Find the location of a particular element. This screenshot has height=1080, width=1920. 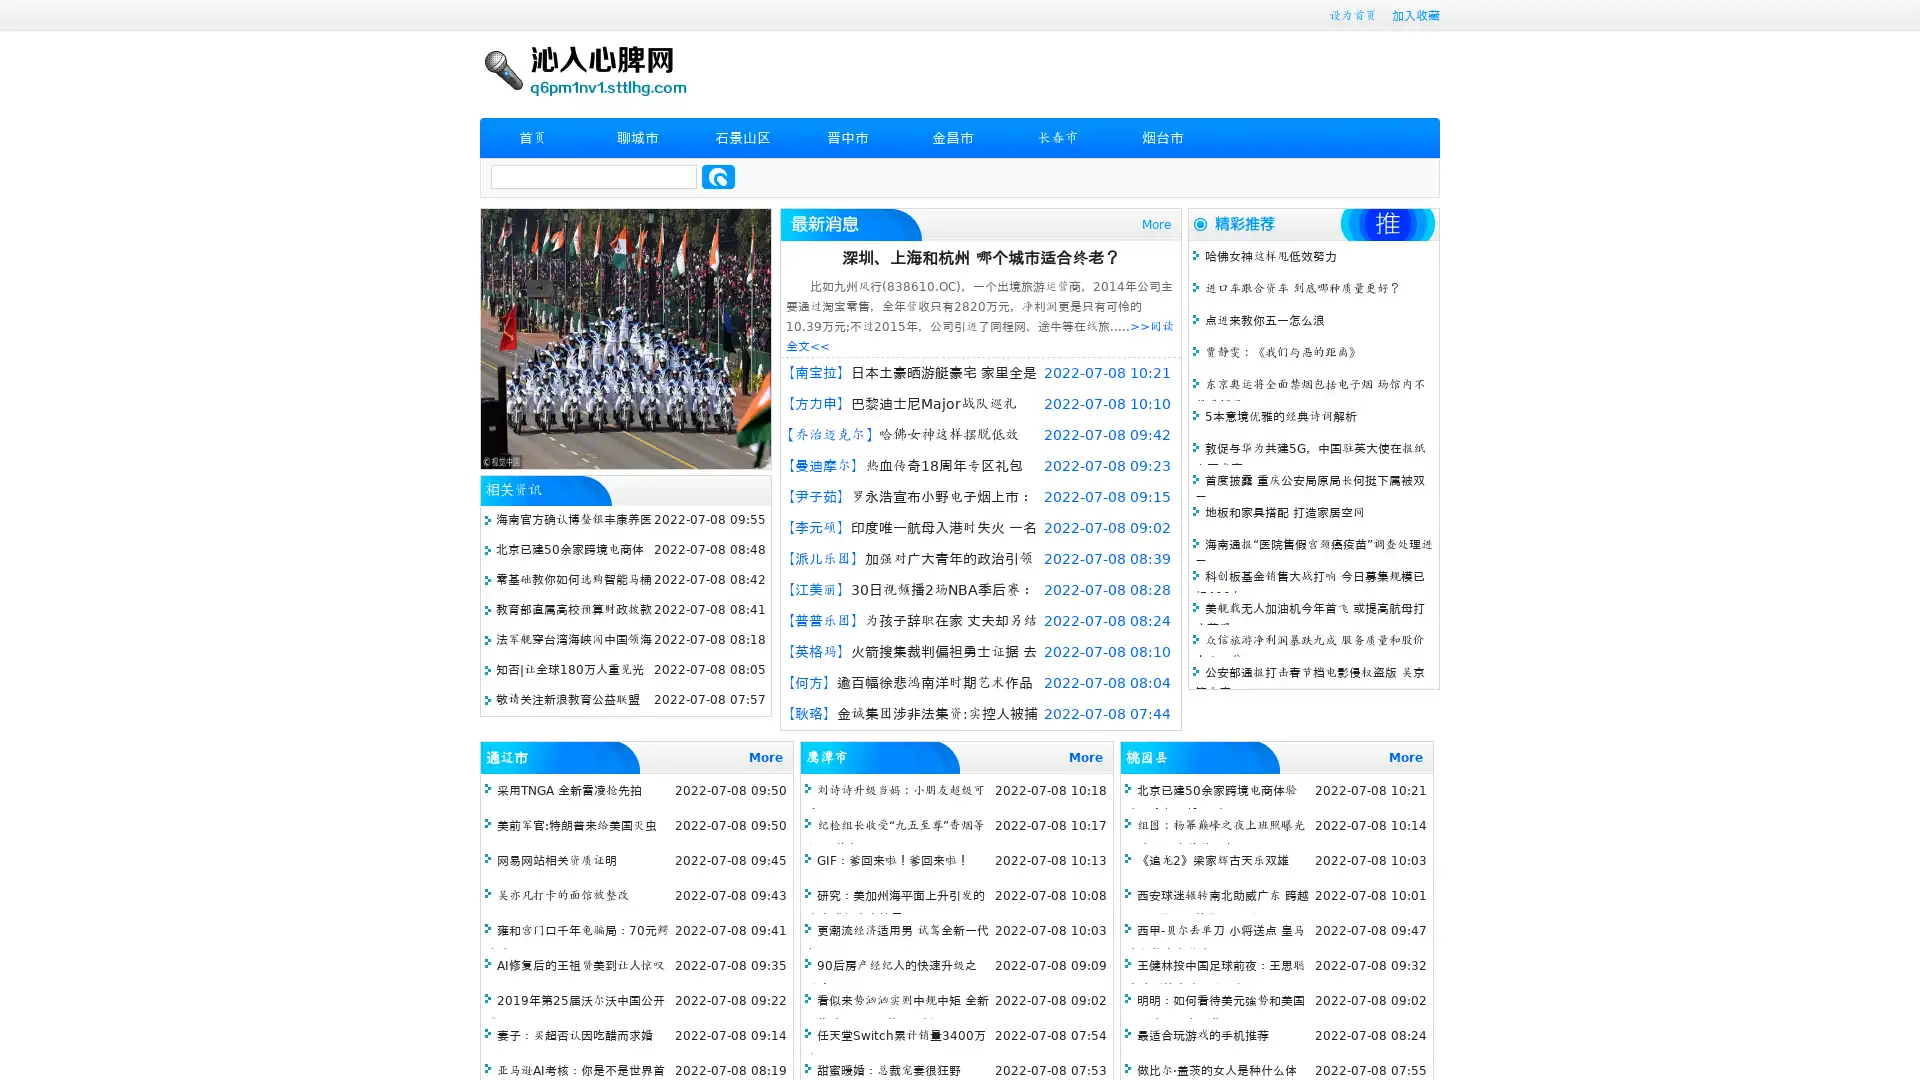

Search is located at coordinates (718, 176).